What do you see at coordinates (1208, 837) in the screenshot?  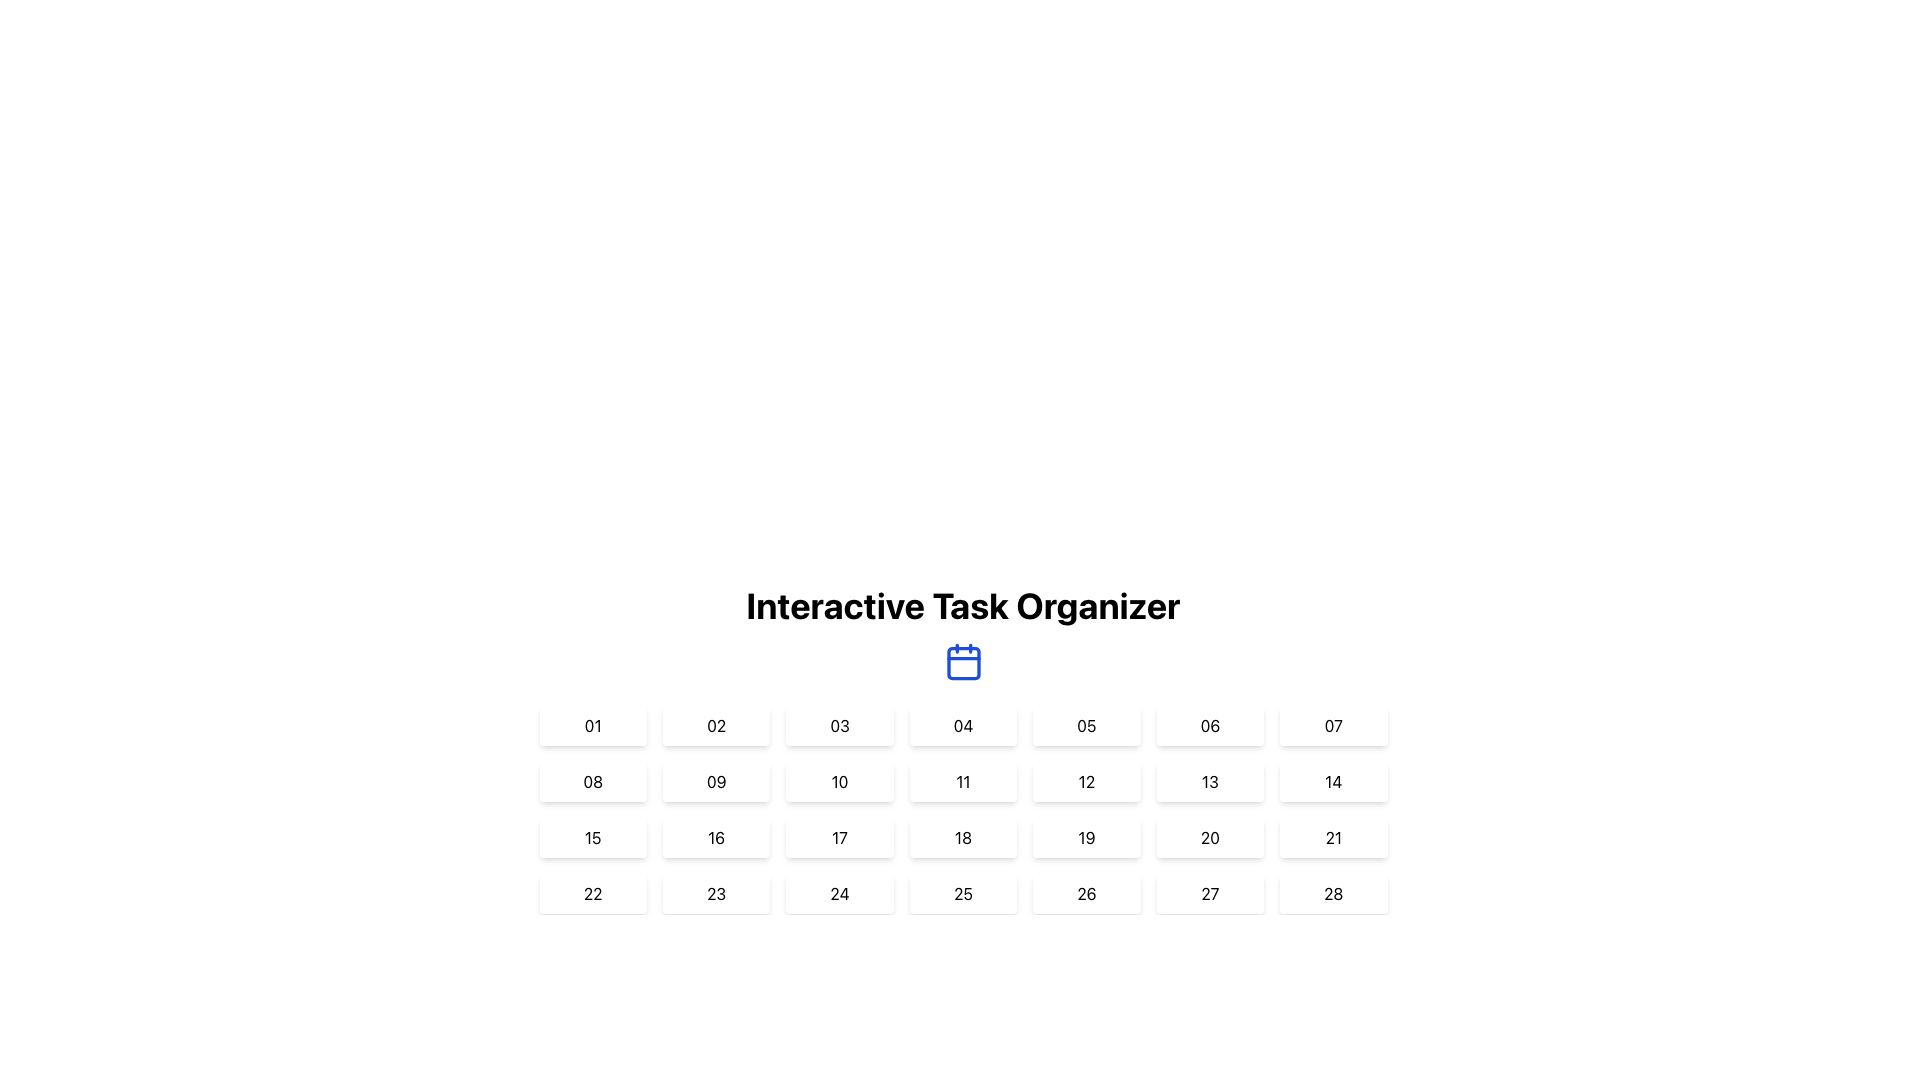 I see `the button corresponding to the date '20'` at bounding box center [1208, 837].